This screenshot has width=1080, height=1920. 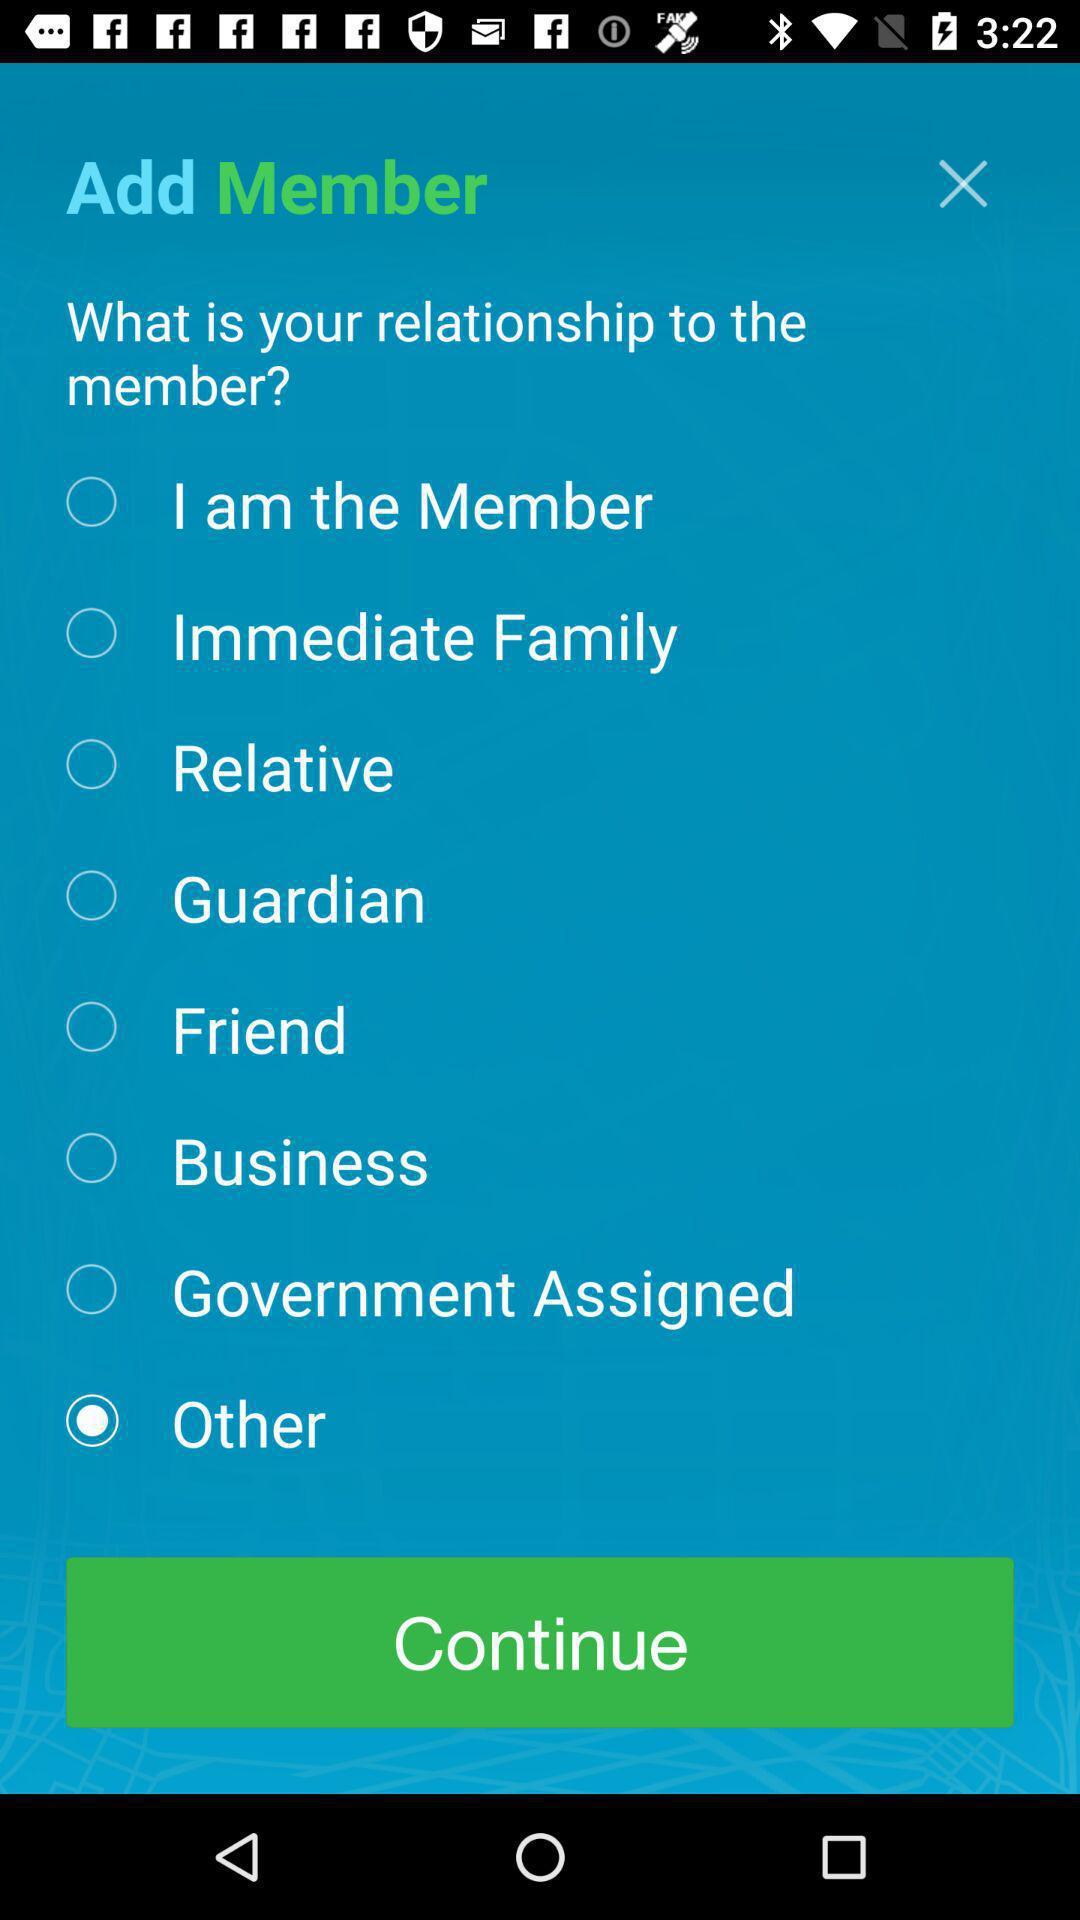 What do you see at coordinates (423, 632) in the screenshot?
I see `the icon above relative icon` at bounding box center [423, 632].